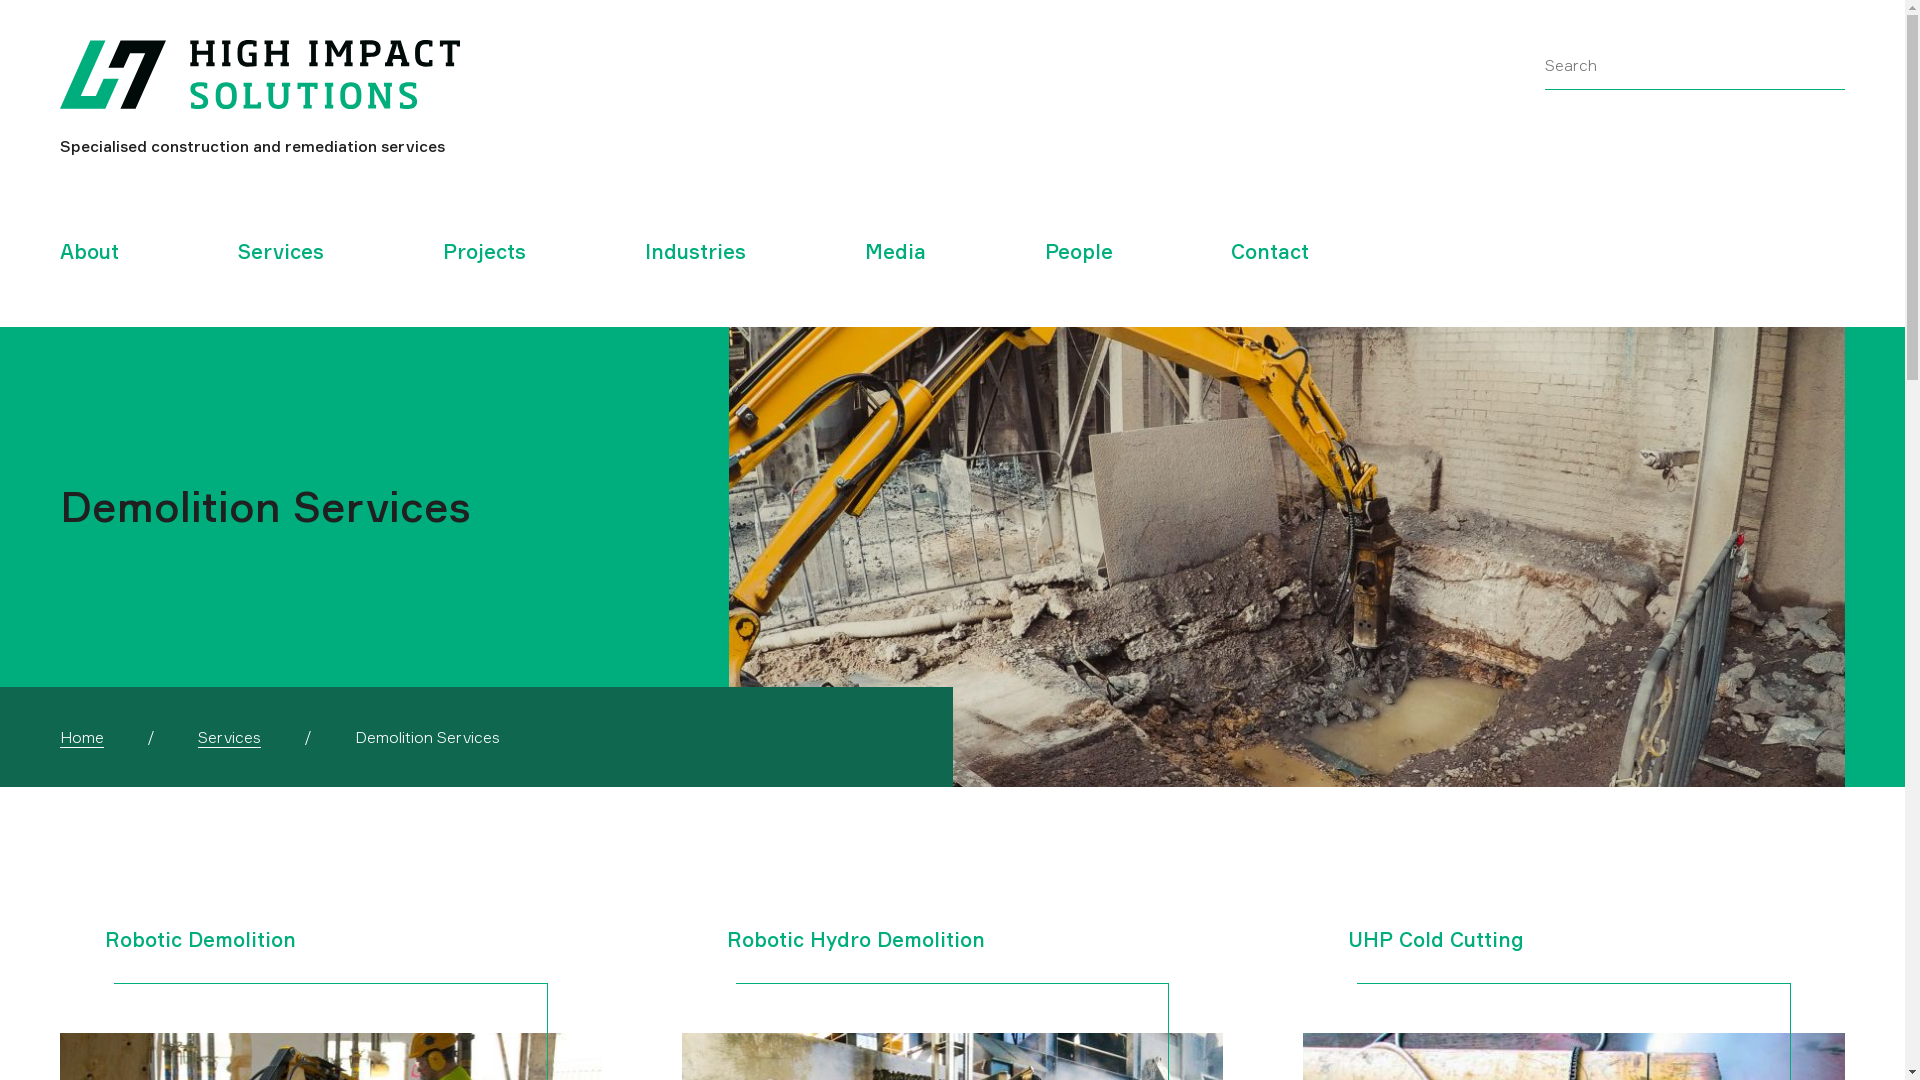 The height and width of the screenshot is (1080, 1920). What do you see at coordinates (1828, 64) in the screenshot?
I see `'Submit search query'` at bounding box center [1828, 64].